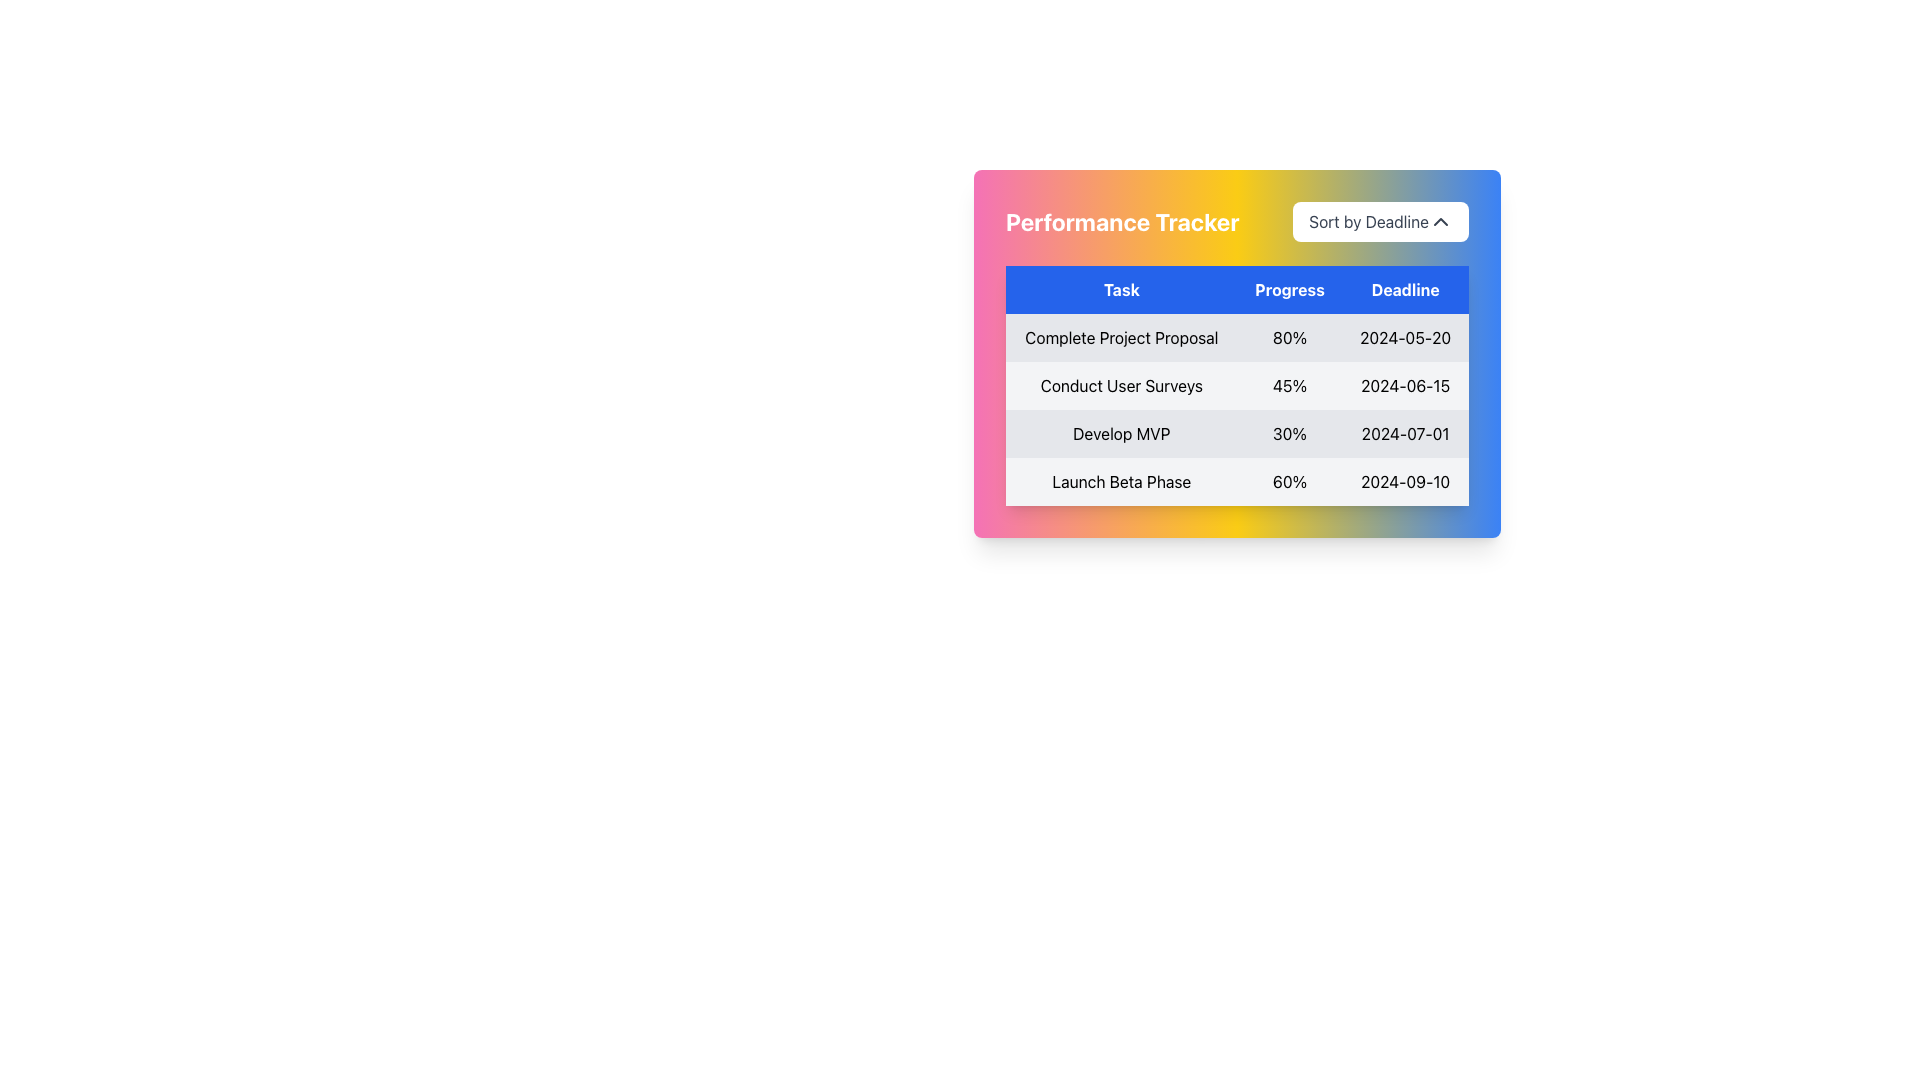 Image resolution: width=1920 pixels, height=1080 pixels. I want to click on the chevron arrow icon within the 'Sort by Deadline' button, so click(1440, 222).